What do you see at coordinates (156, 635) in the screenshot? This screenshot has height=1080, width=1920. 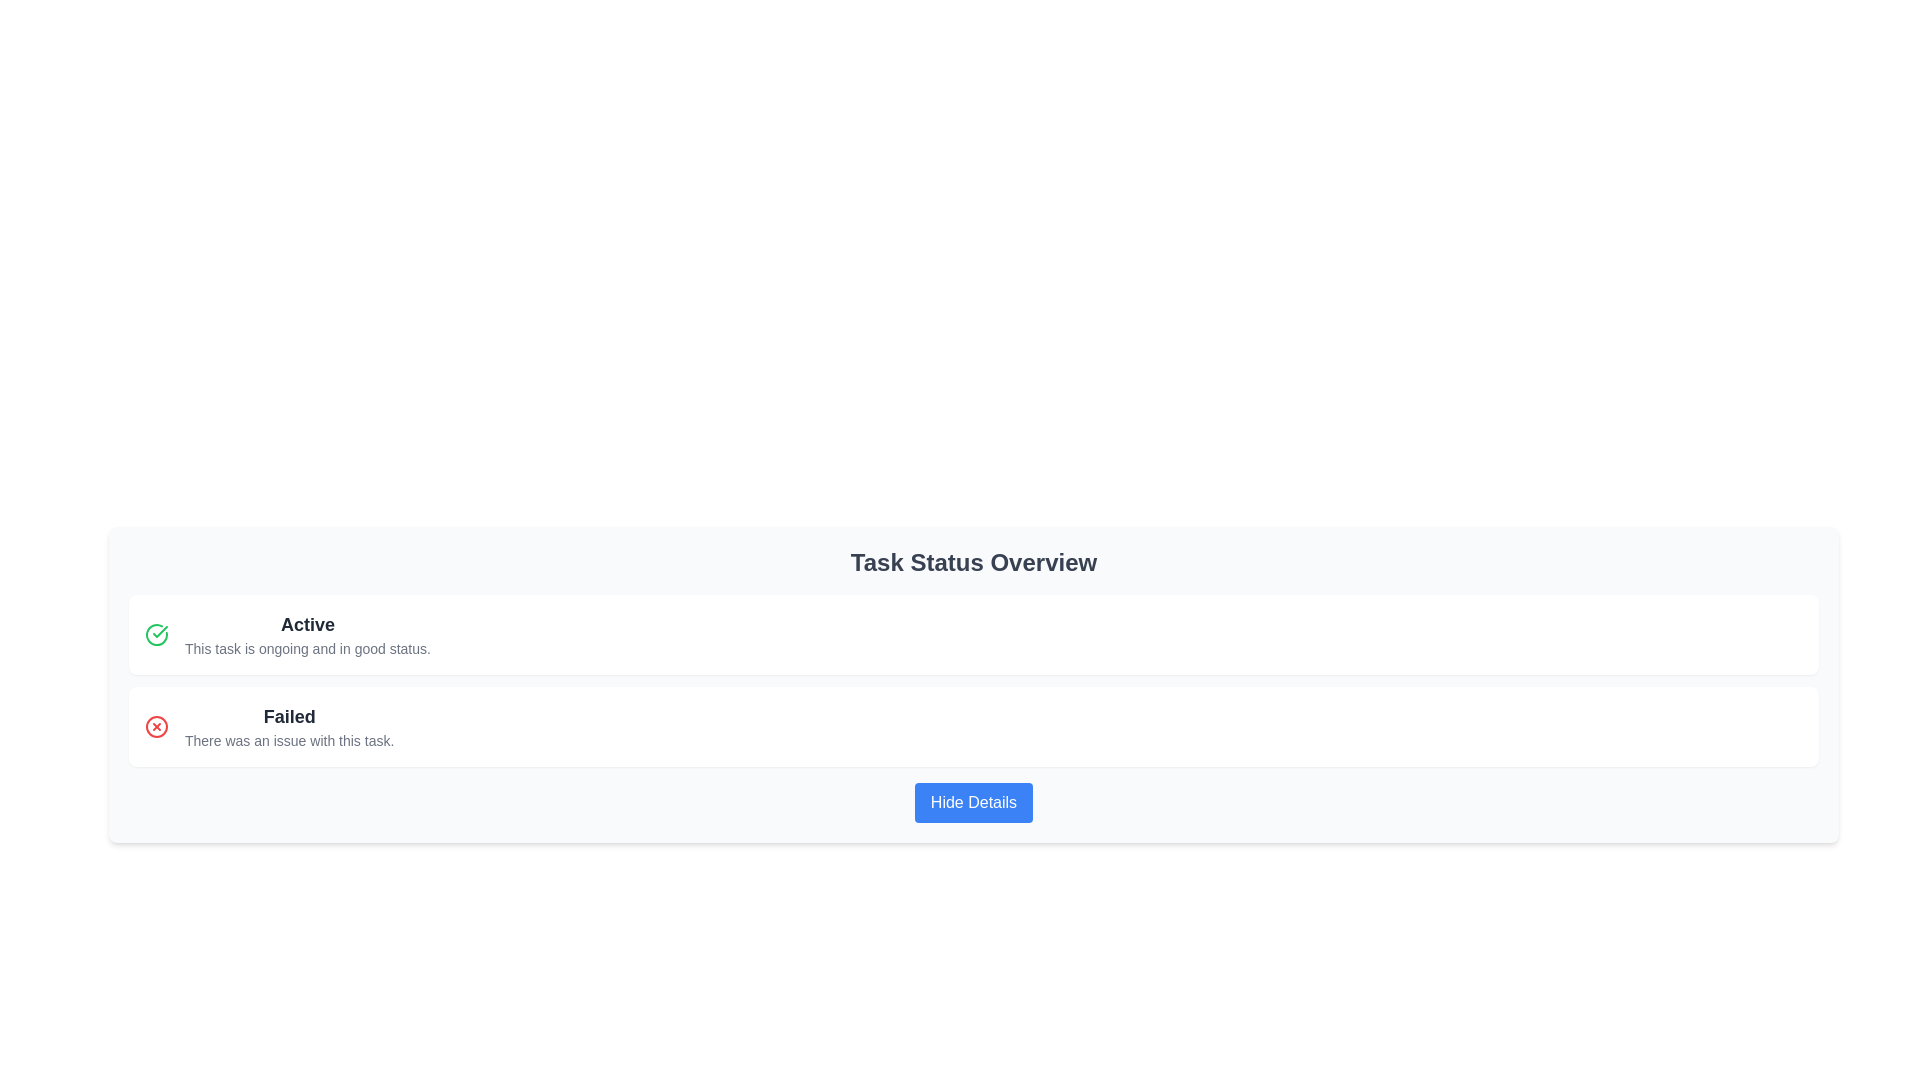 I see `the green circular icon with a checkmark symbol, which indicates a successful status, located to the left of the 'Active' label` at bounding box center [156, 635].